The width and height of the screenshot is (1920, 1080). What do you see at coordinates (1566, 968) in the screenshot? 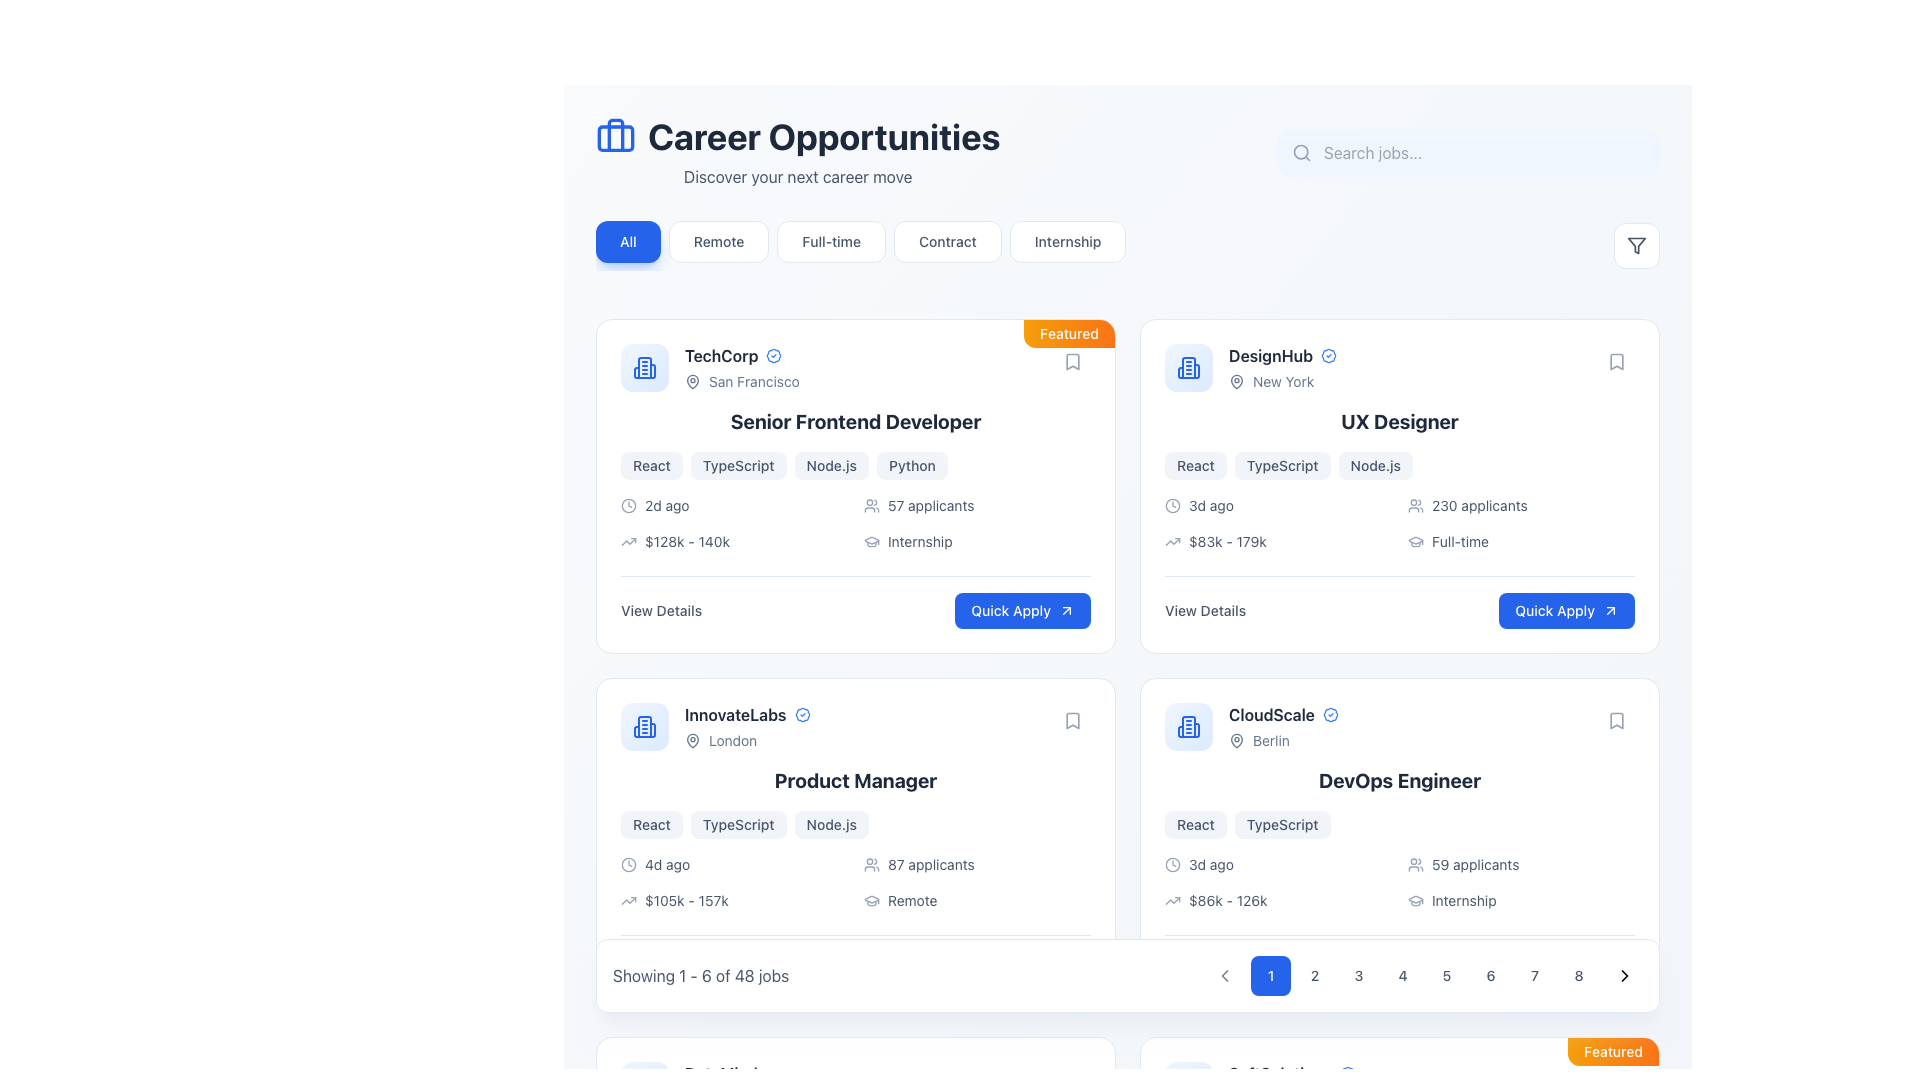
I see `the Quick Apply button located on the right side of the job card in the 'Career Opportunities' interface` at bounding box center [1566, 968].